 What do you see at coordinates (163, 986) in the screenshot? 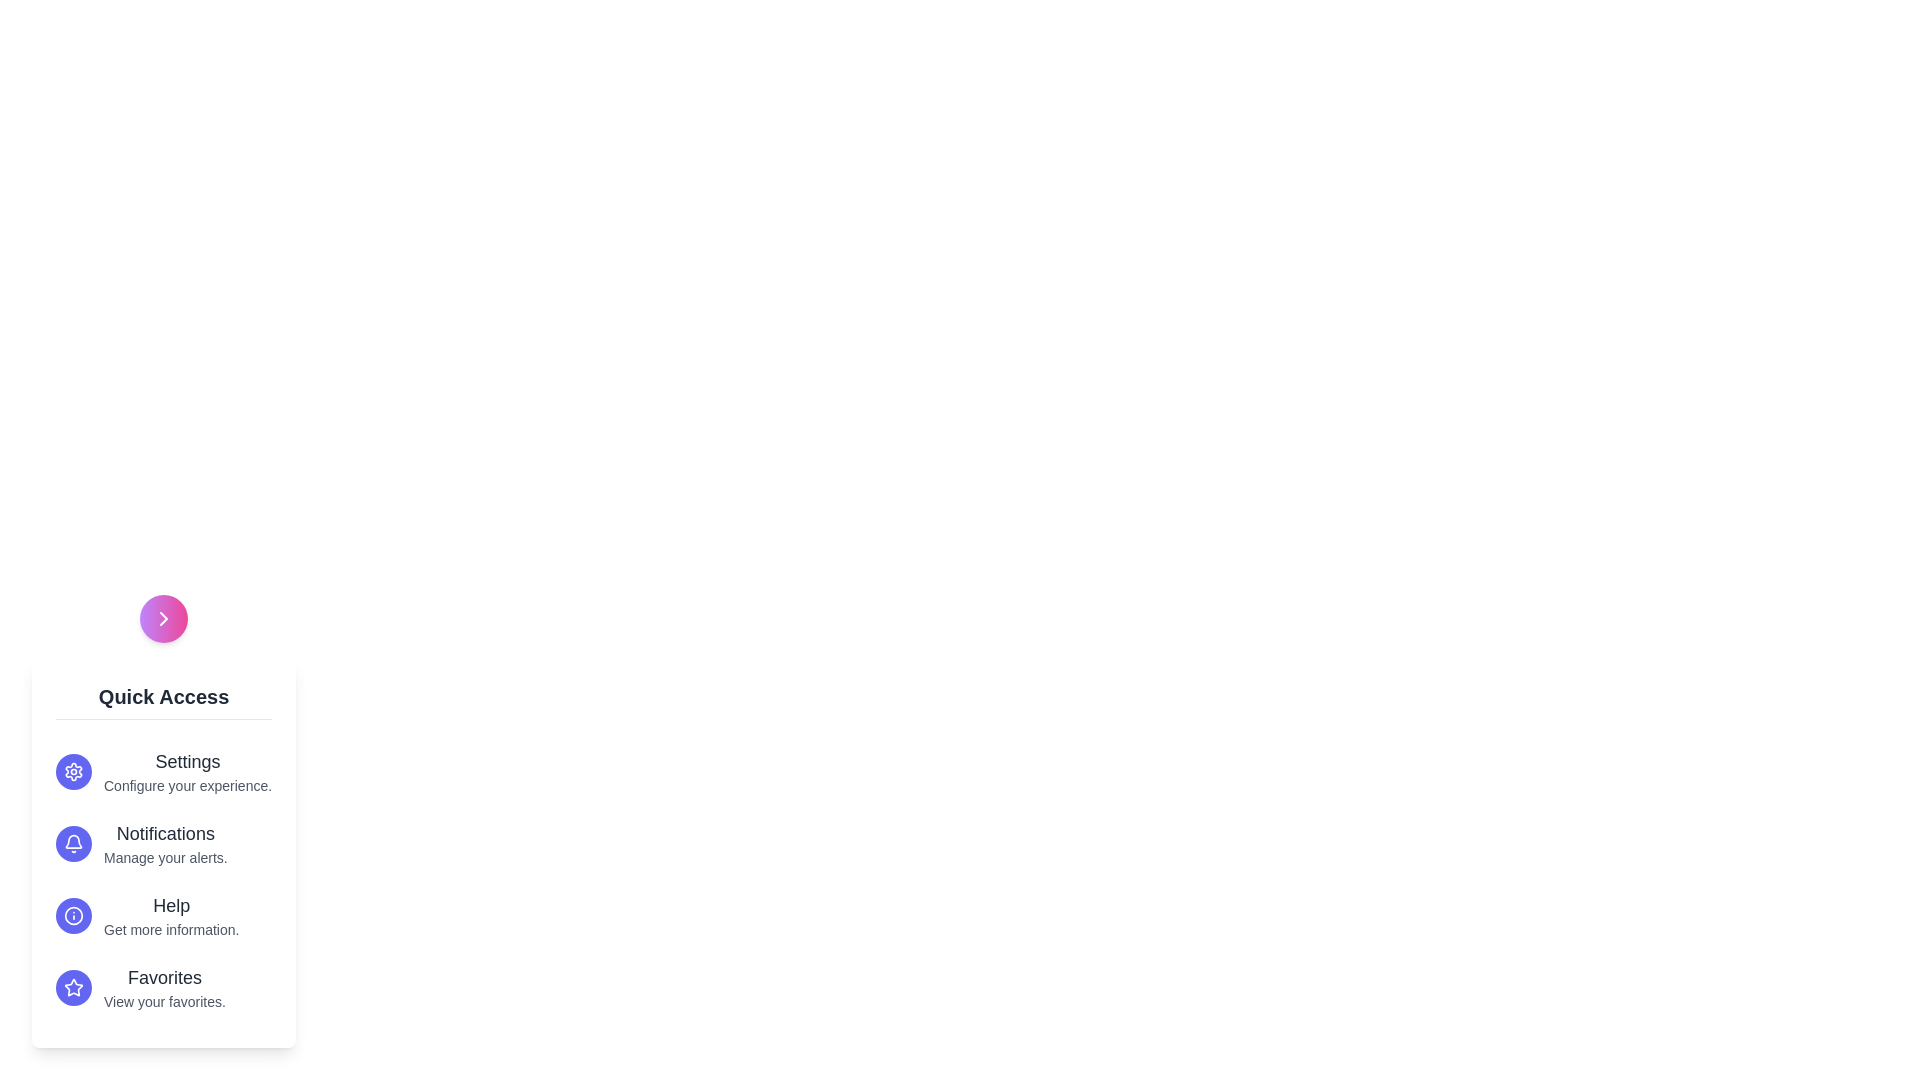
I see `the 'Favorites' option in the menu` at bounding box center [163, 986].